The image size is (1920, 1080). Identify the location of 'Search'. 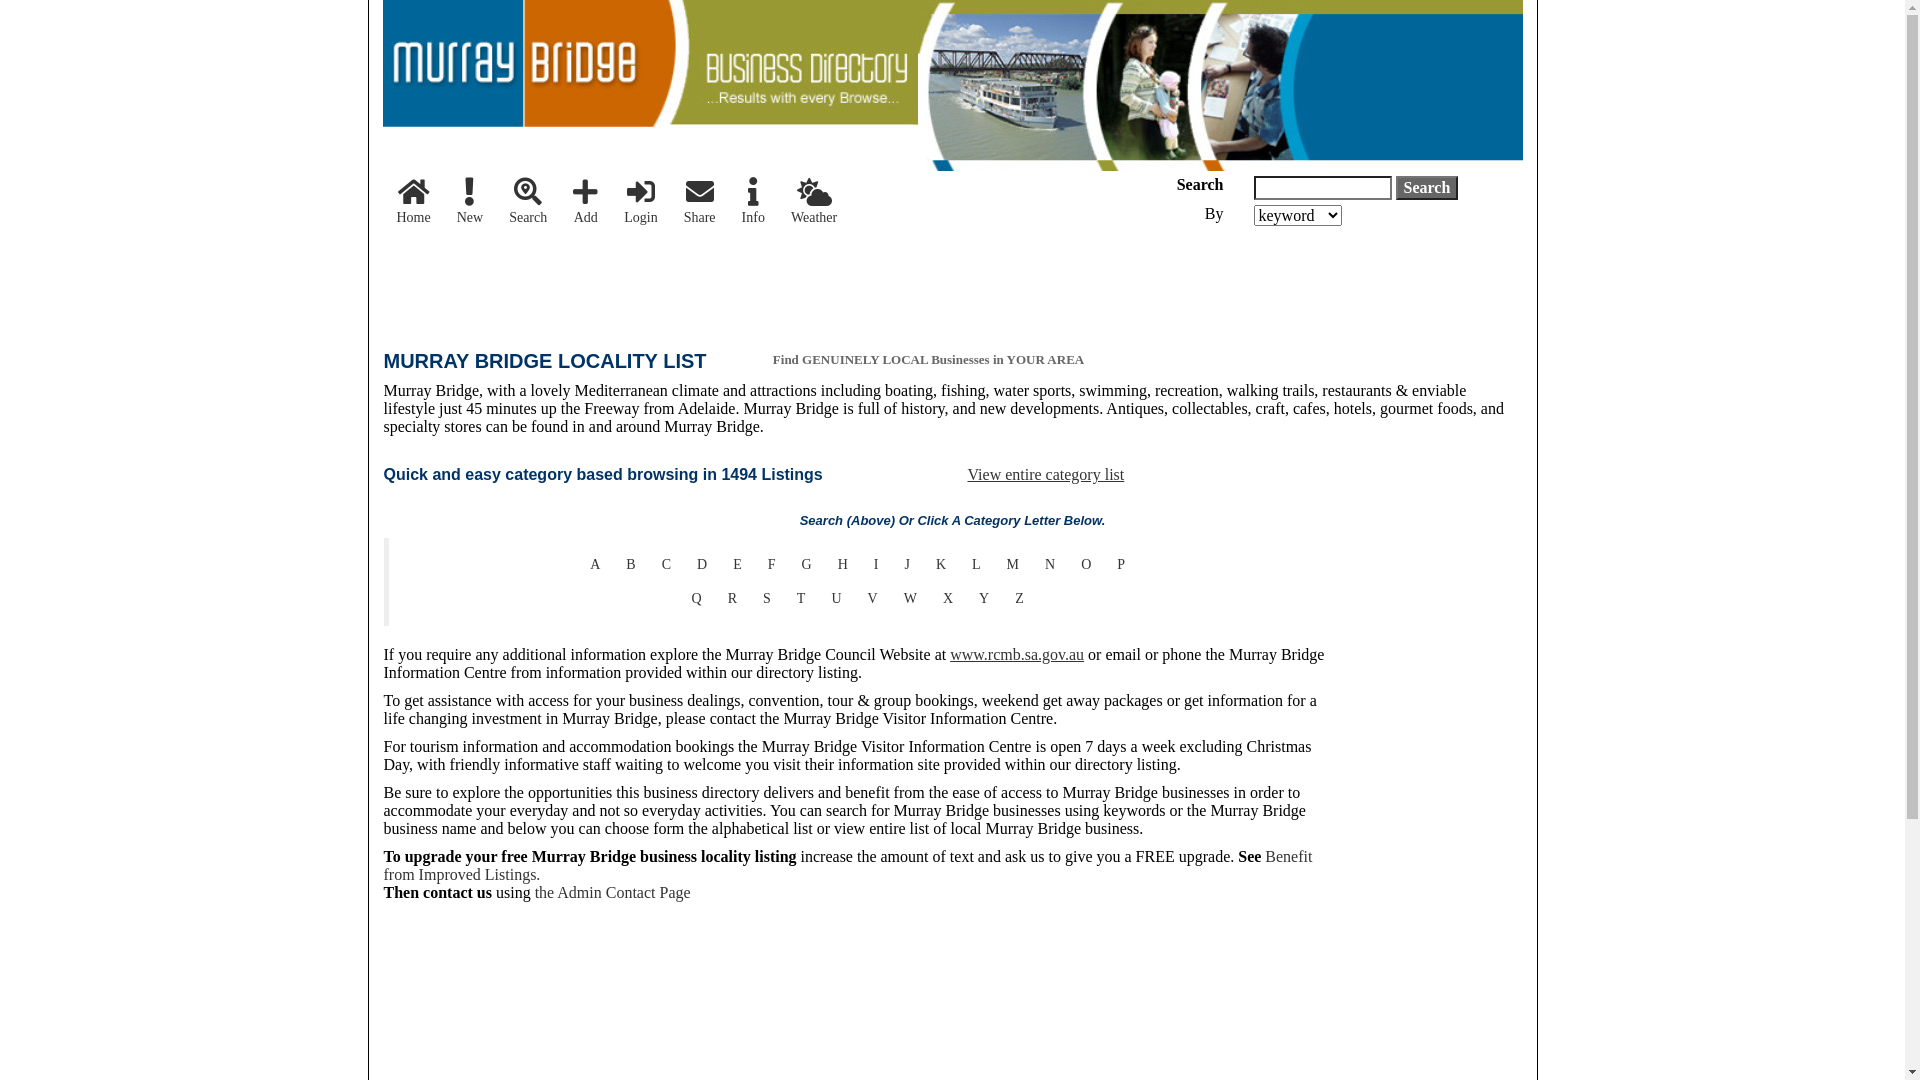
(528, 203).